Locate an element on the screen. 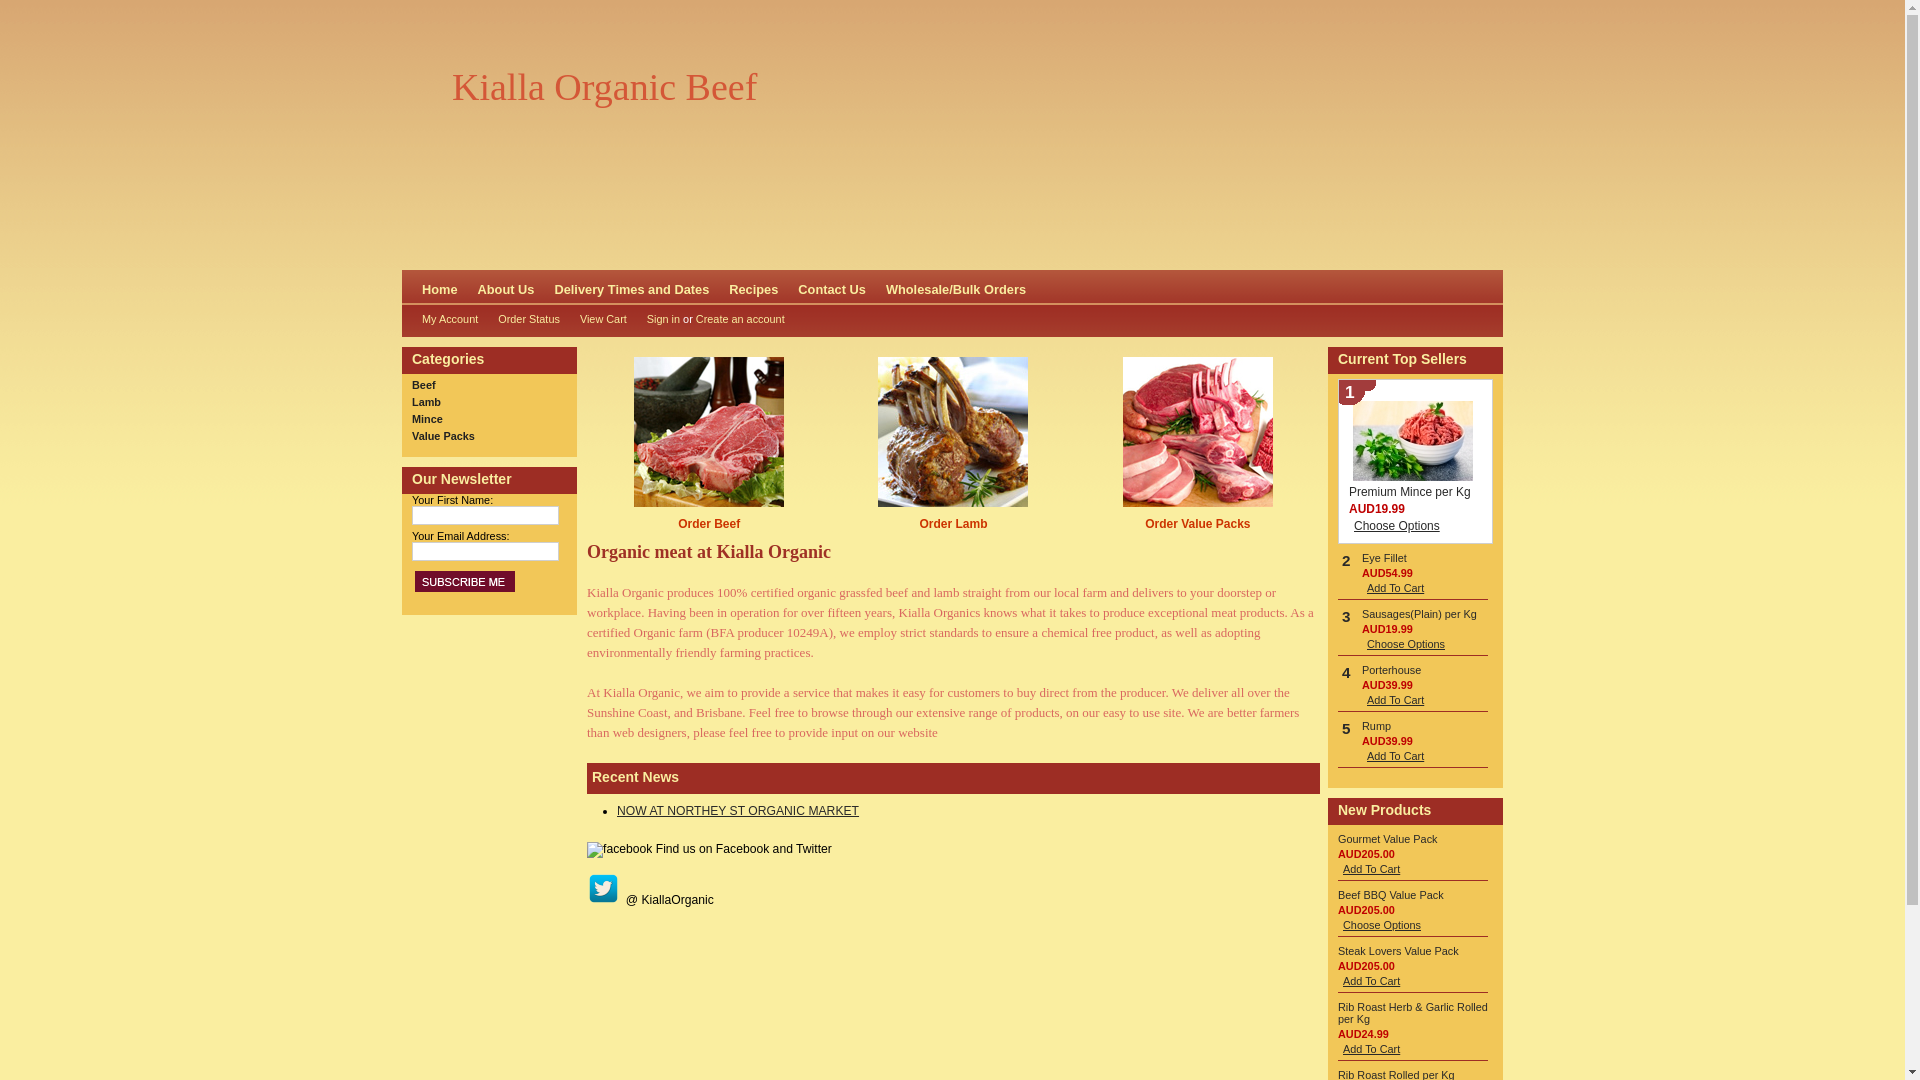 This screenshot has width=1920, height=1080. 'Sign in' is located at coordinates (663, 318).